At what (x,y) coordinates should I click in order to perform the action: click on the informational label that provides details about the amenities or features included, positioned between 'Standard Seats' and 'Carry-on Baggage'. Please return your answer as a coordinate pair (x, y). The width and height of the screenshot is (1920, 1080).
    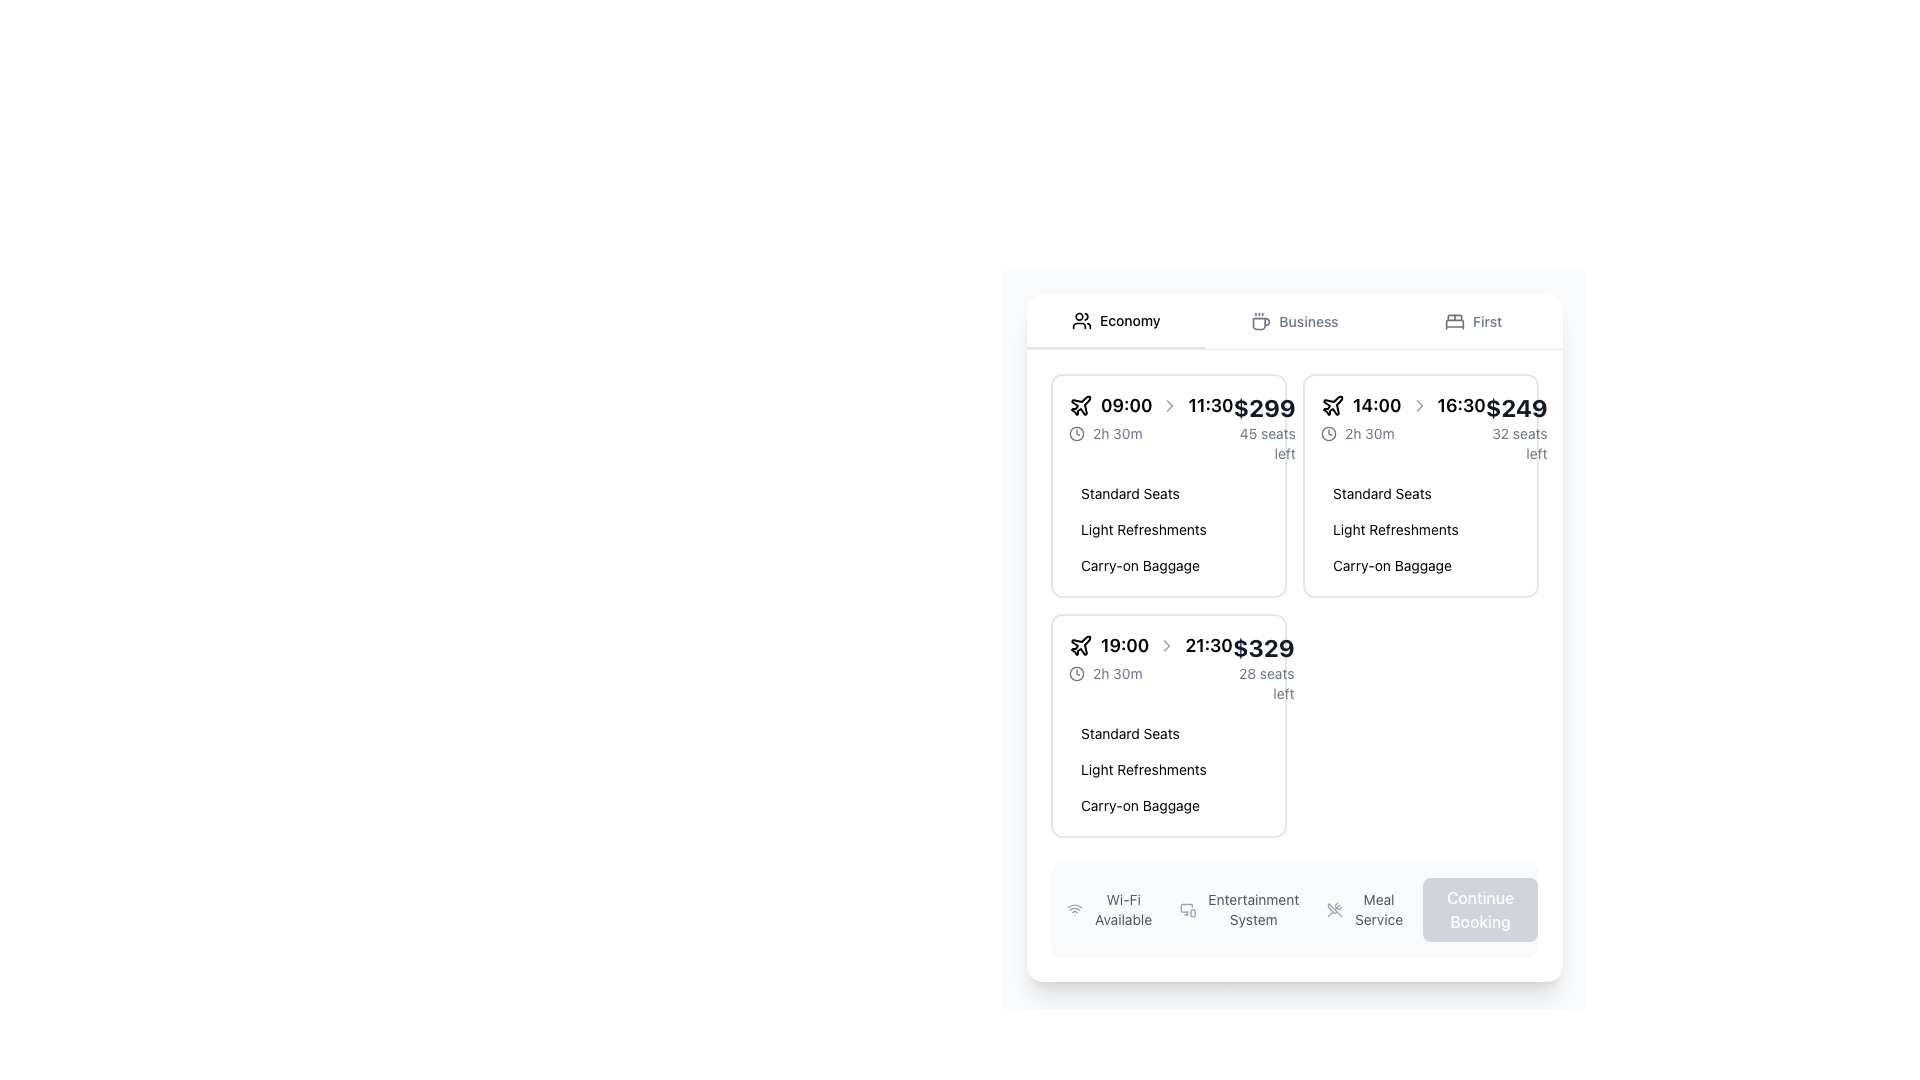
    Looking at the image, I should click on (1143, 769).